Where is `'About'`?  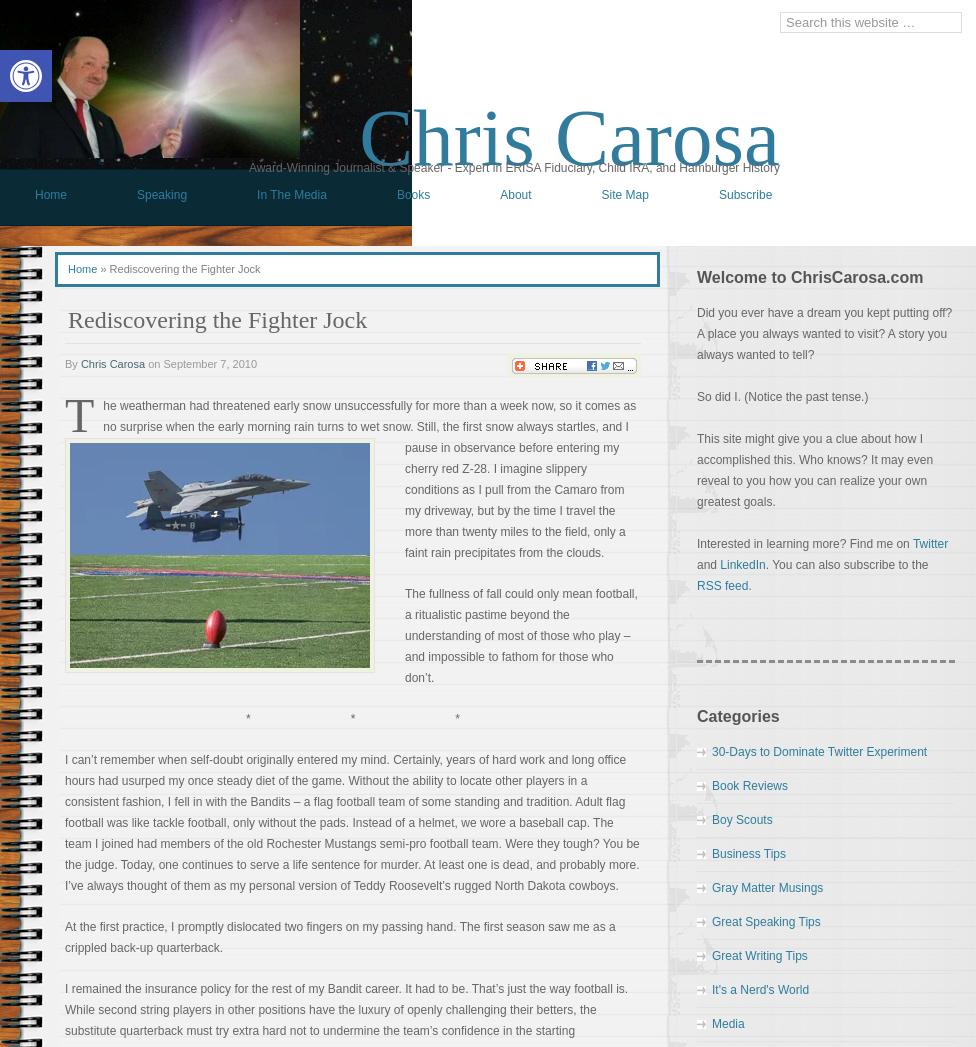 'About' is located at coordinates (500, 193).